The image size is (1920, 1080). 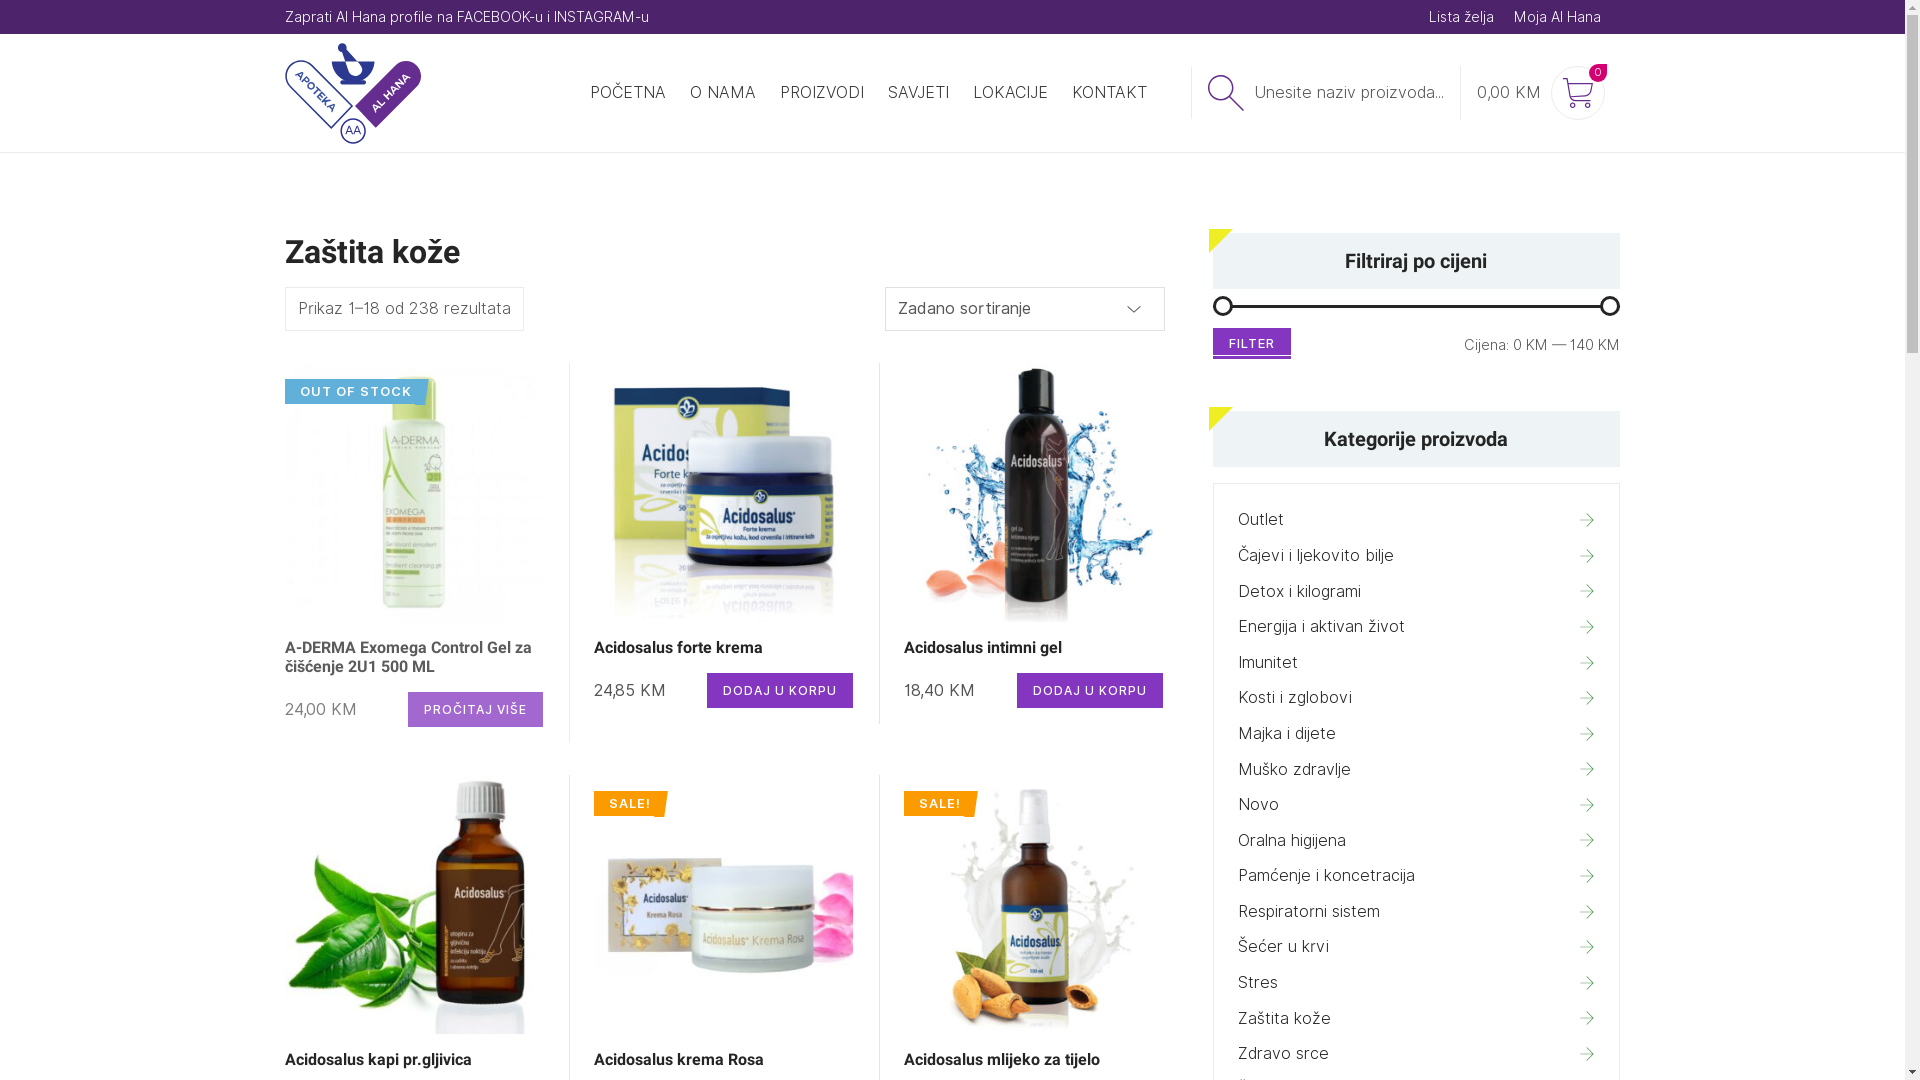 I want to click on 'Novo', so click(x=1415, y=804).